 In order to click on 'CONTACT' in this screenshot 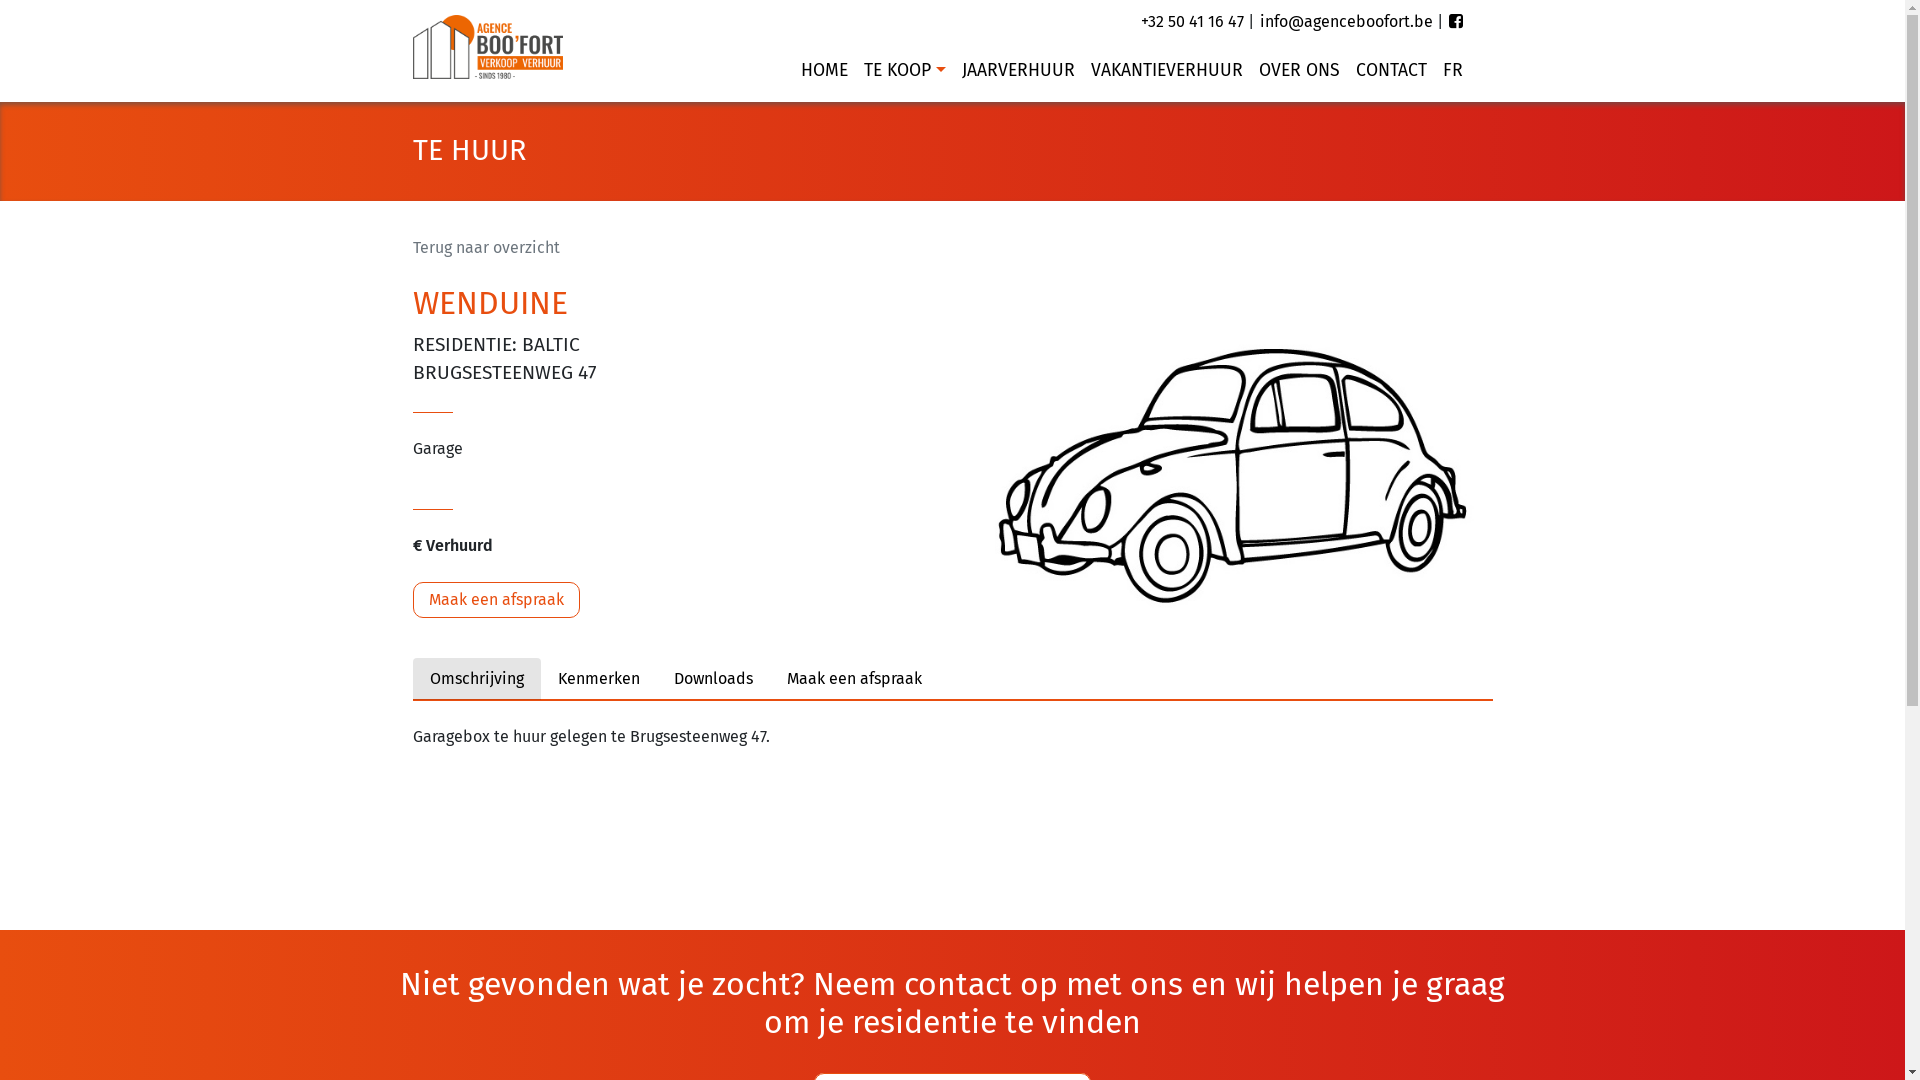, I will do `click(1390, 69)`.